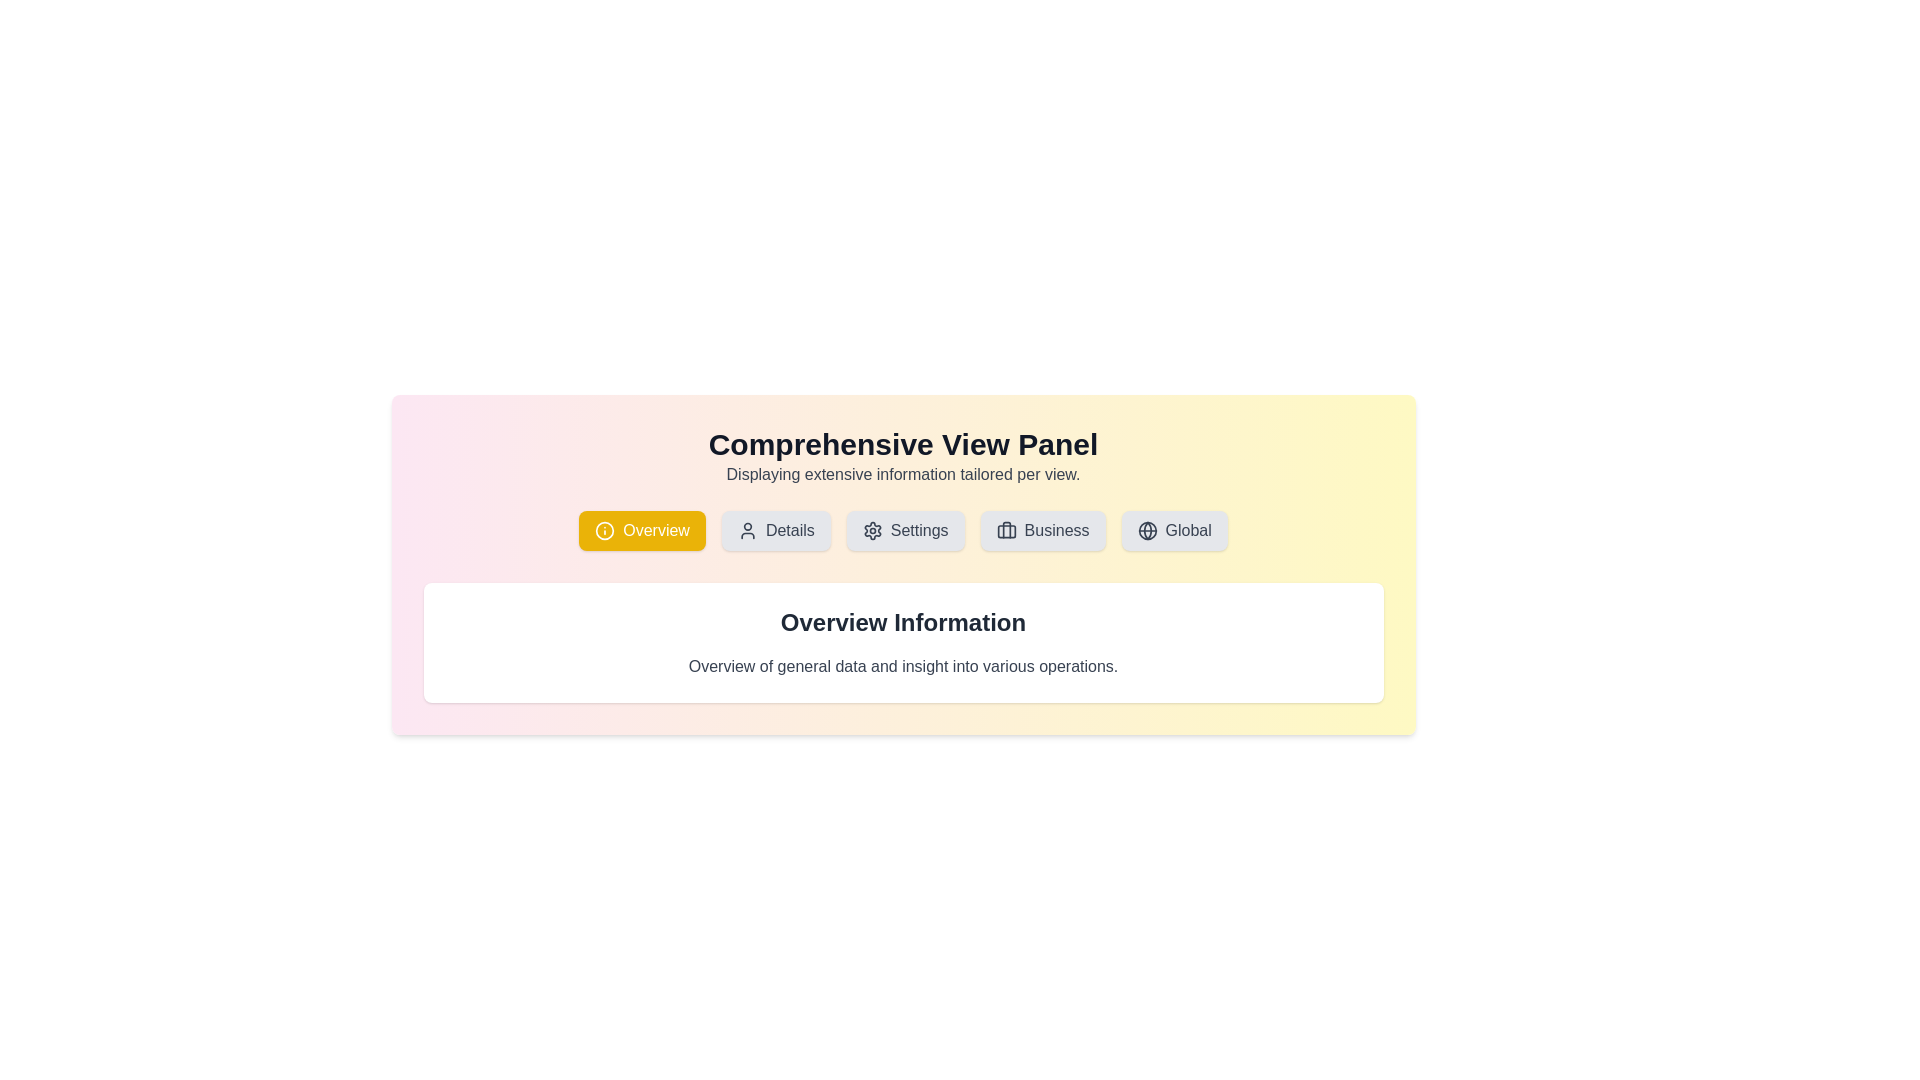 The height and width of the screenshot is (1080, 1920). I want to click on the settings cogwheel icon located in the Comprehensive View Panel, which is the third button from the left, so click(872, 530).